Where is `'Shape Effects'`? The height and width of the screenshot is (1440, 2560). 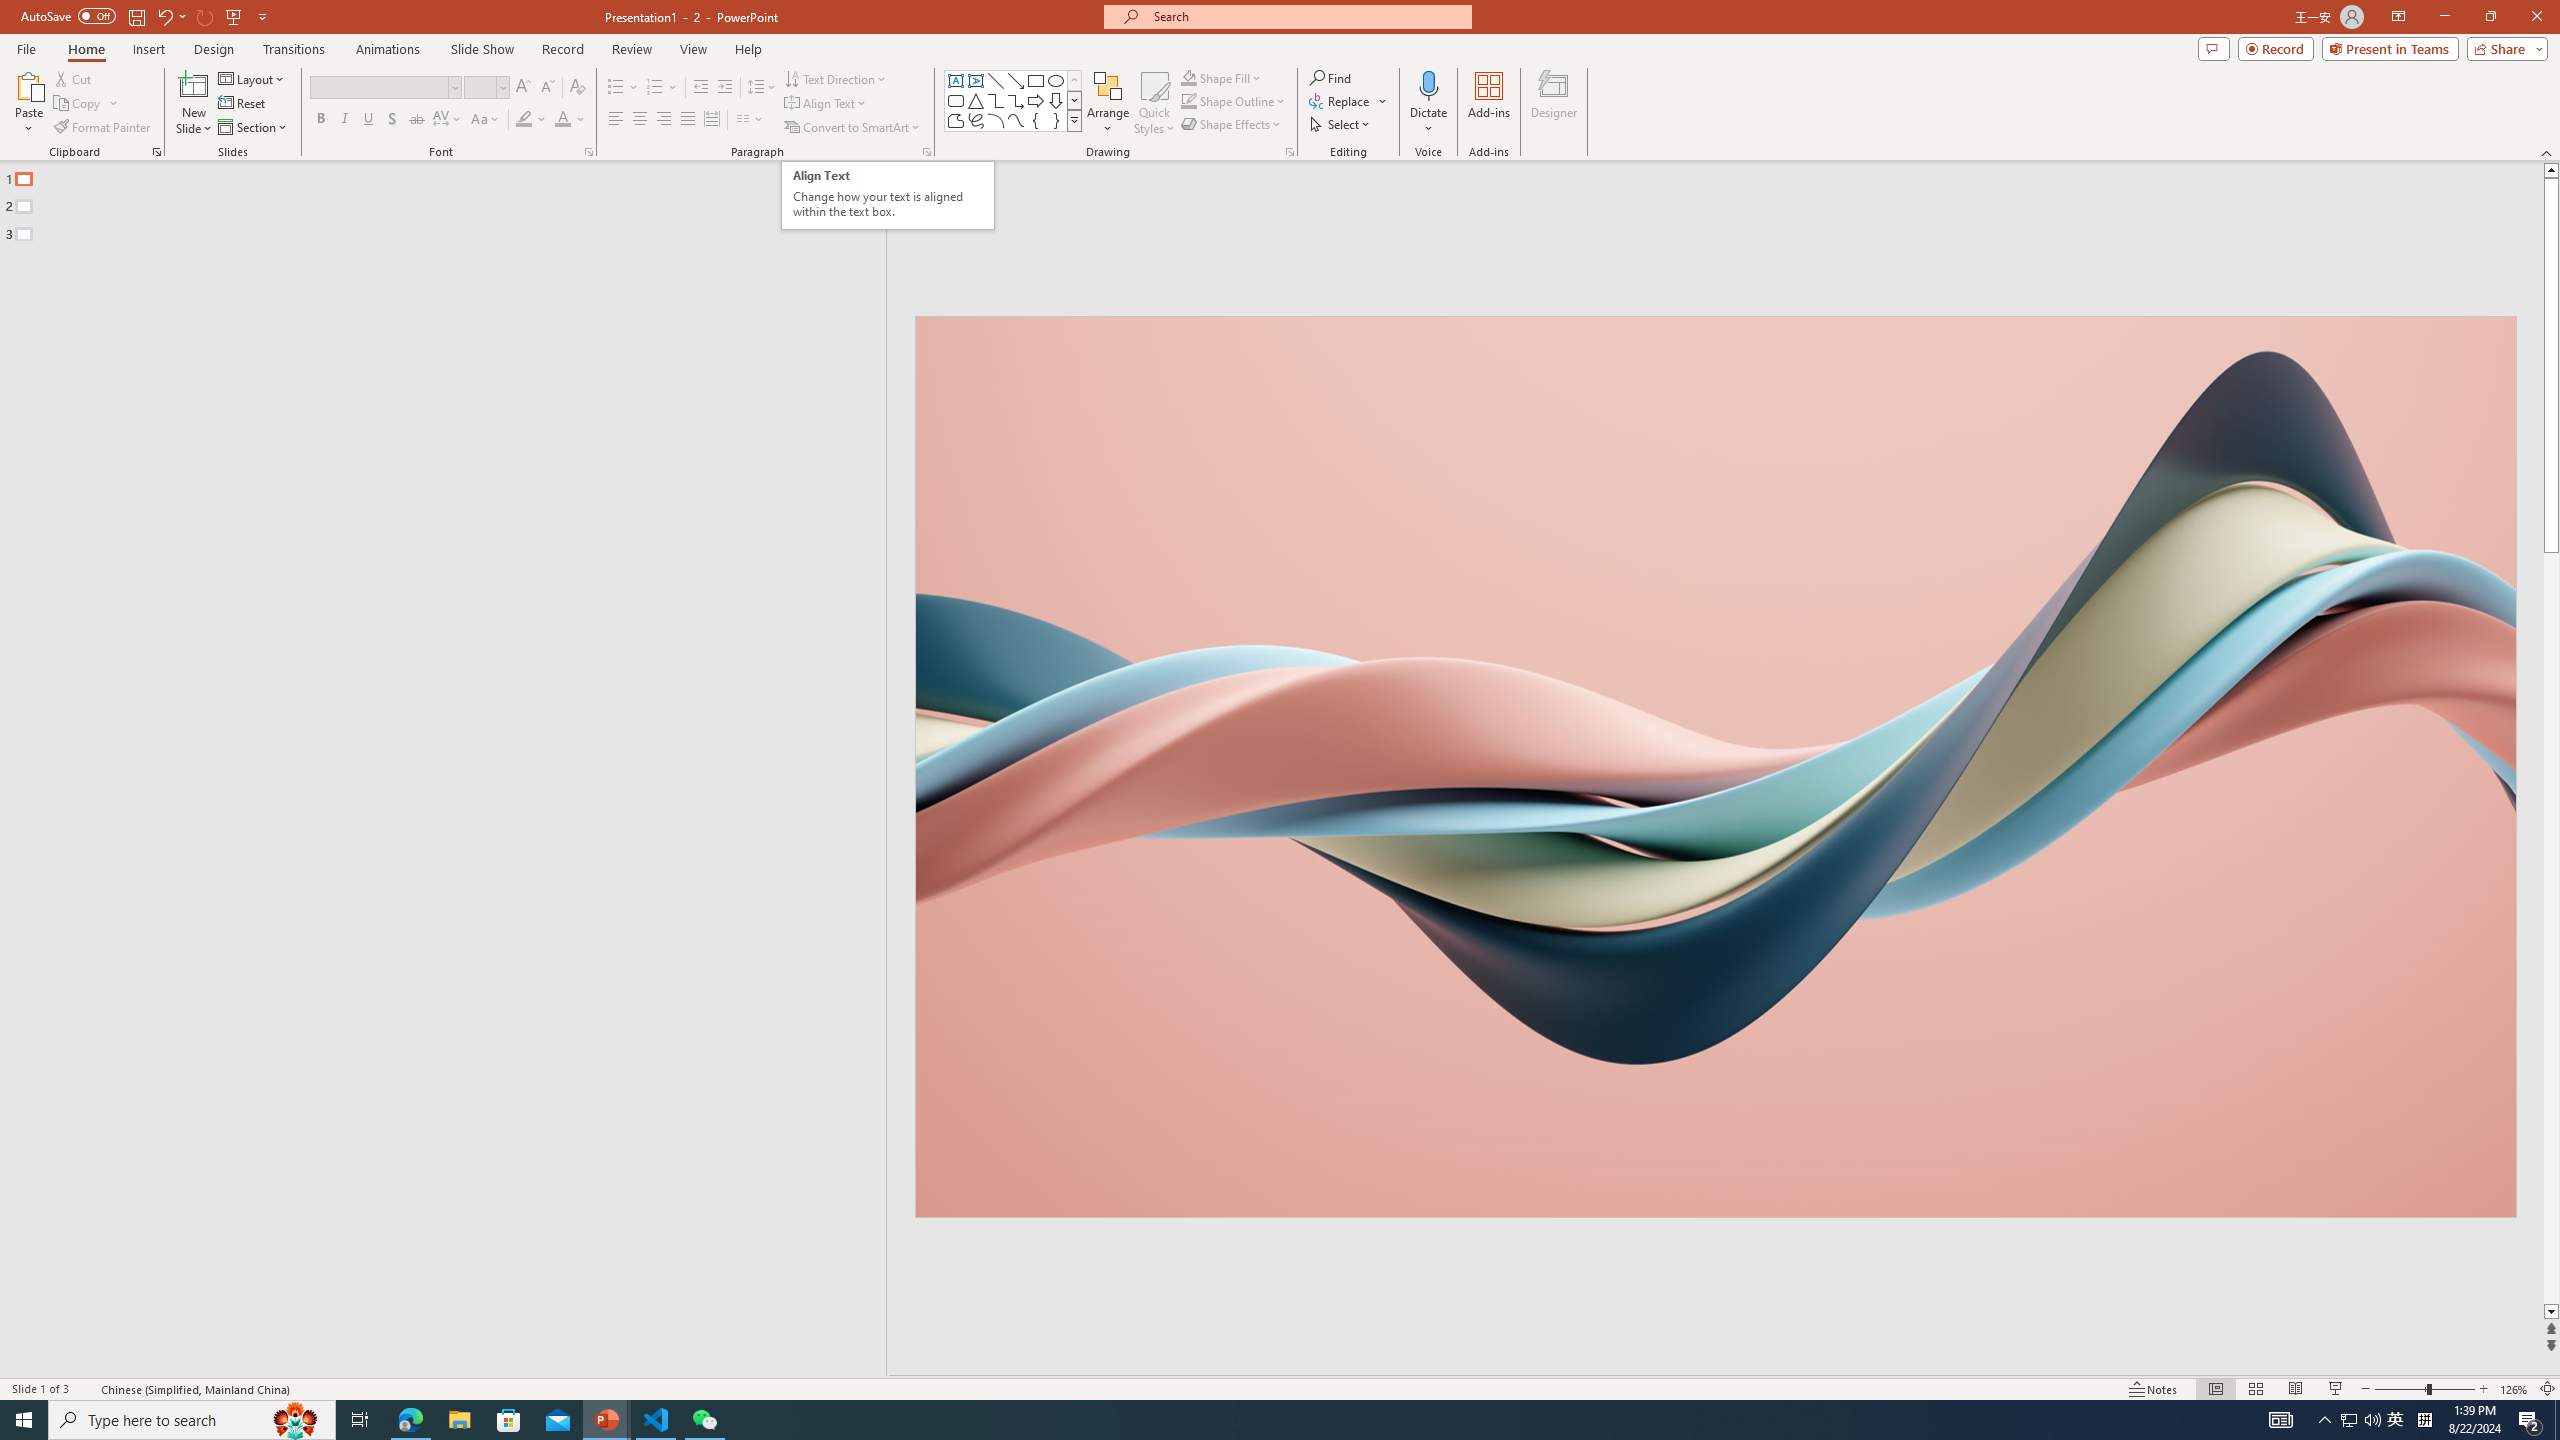
'Shape Effects' is located at coordinates (1231, 122).